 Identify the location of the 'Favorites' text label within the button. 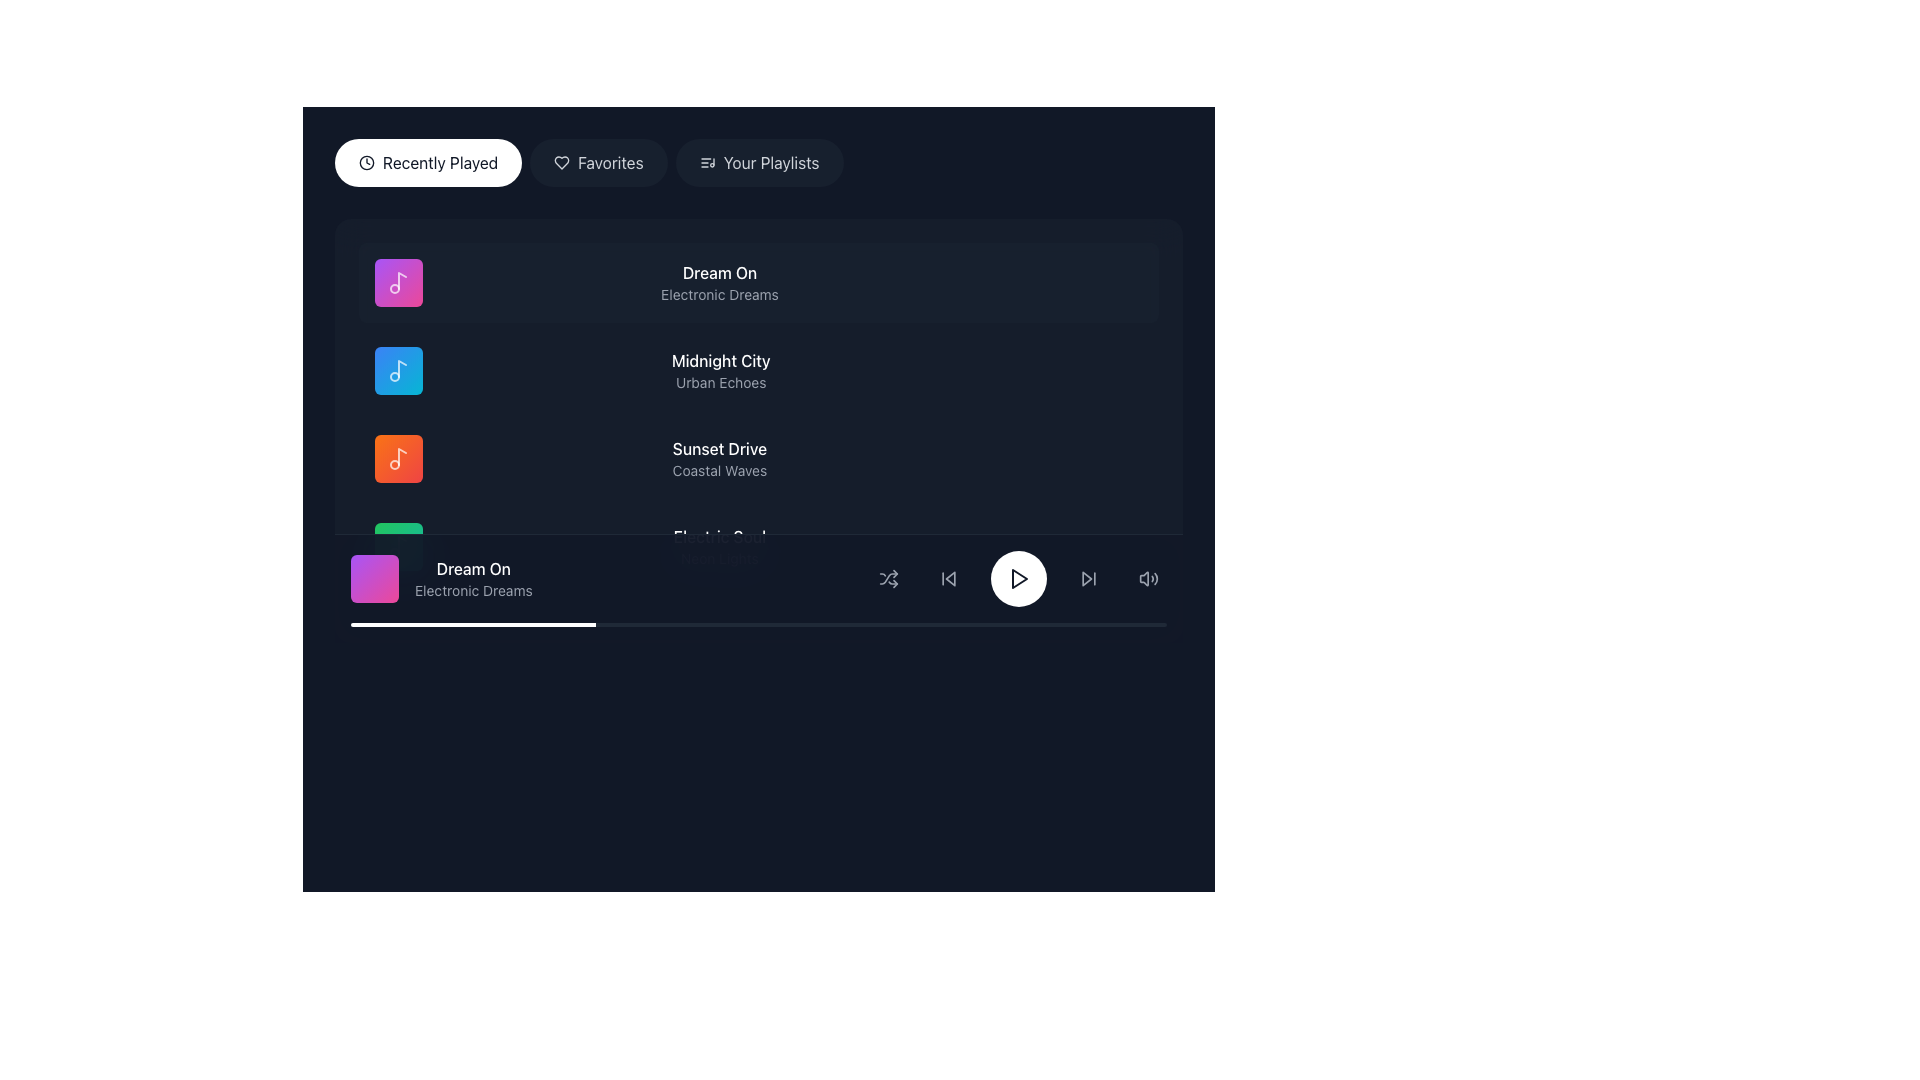
(609, 161).